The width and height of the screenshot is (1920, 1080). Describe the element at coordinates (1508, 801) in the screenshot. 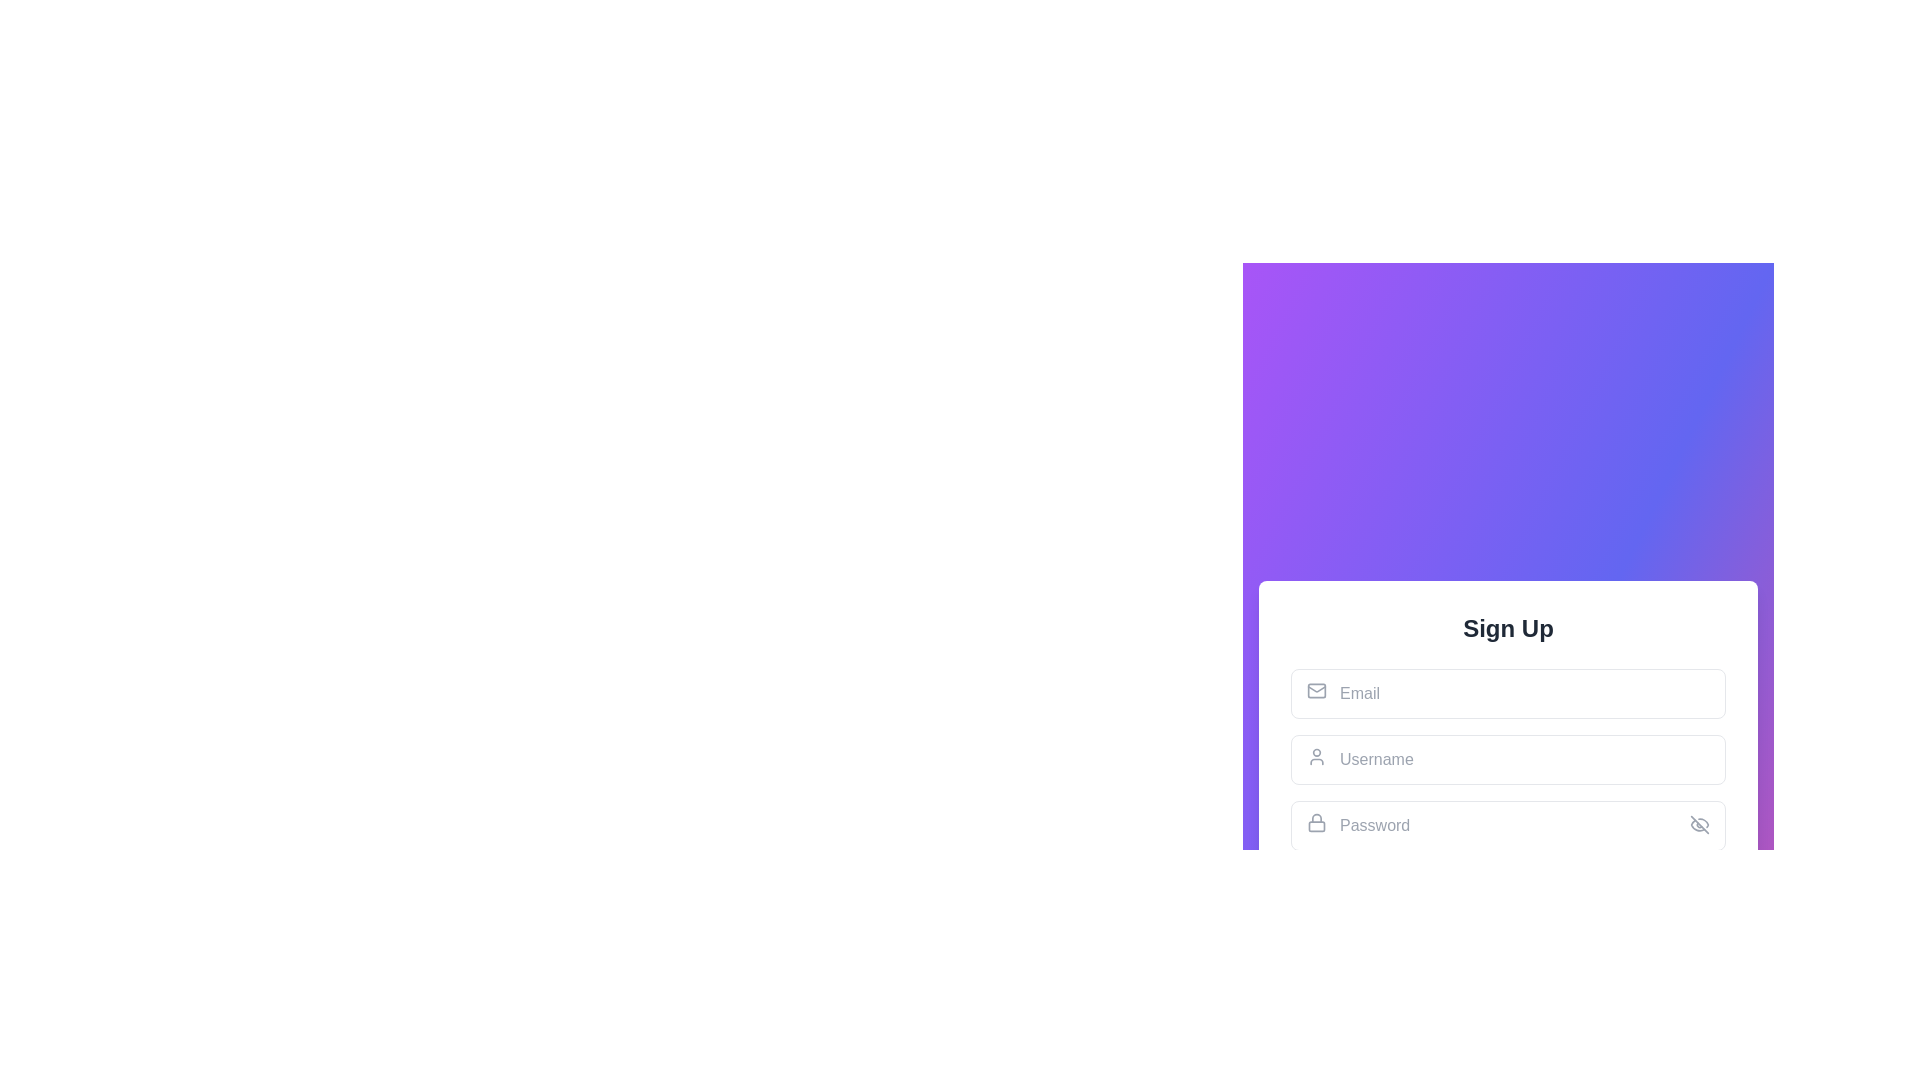

I see `the 'Email', 'Username', and 'Password' input fields in the 'Sign Up' form to focus on them` at that location.